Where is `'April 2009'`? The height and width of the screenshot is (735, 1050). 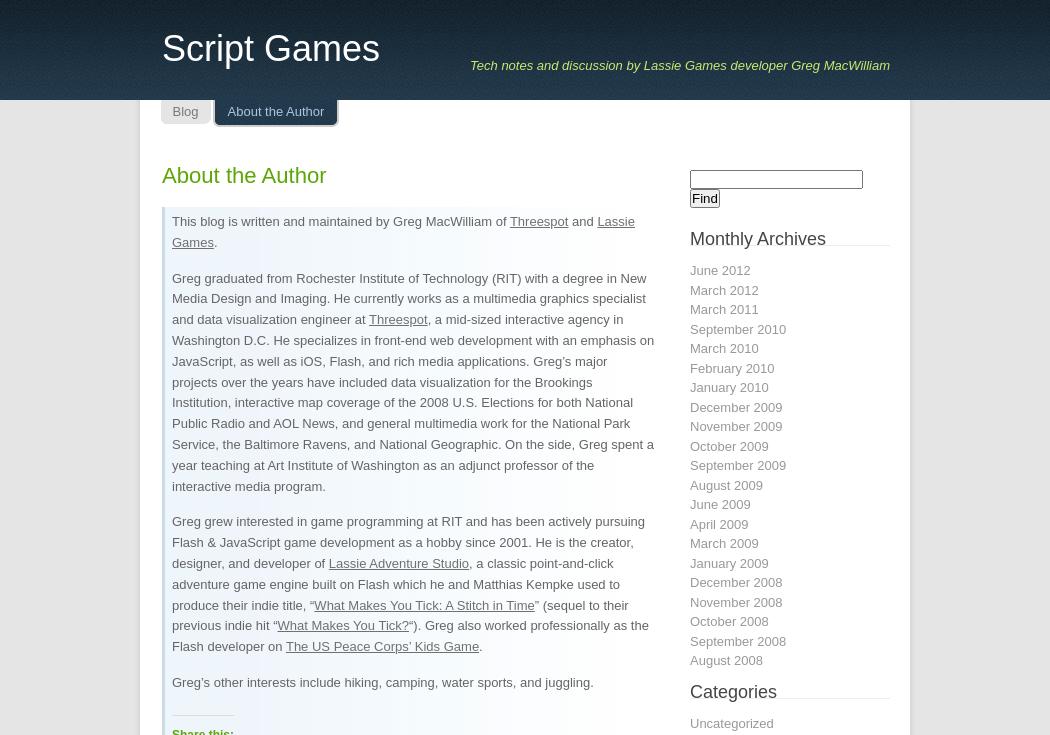
'April 2009' is located at coordinates (718, 523).